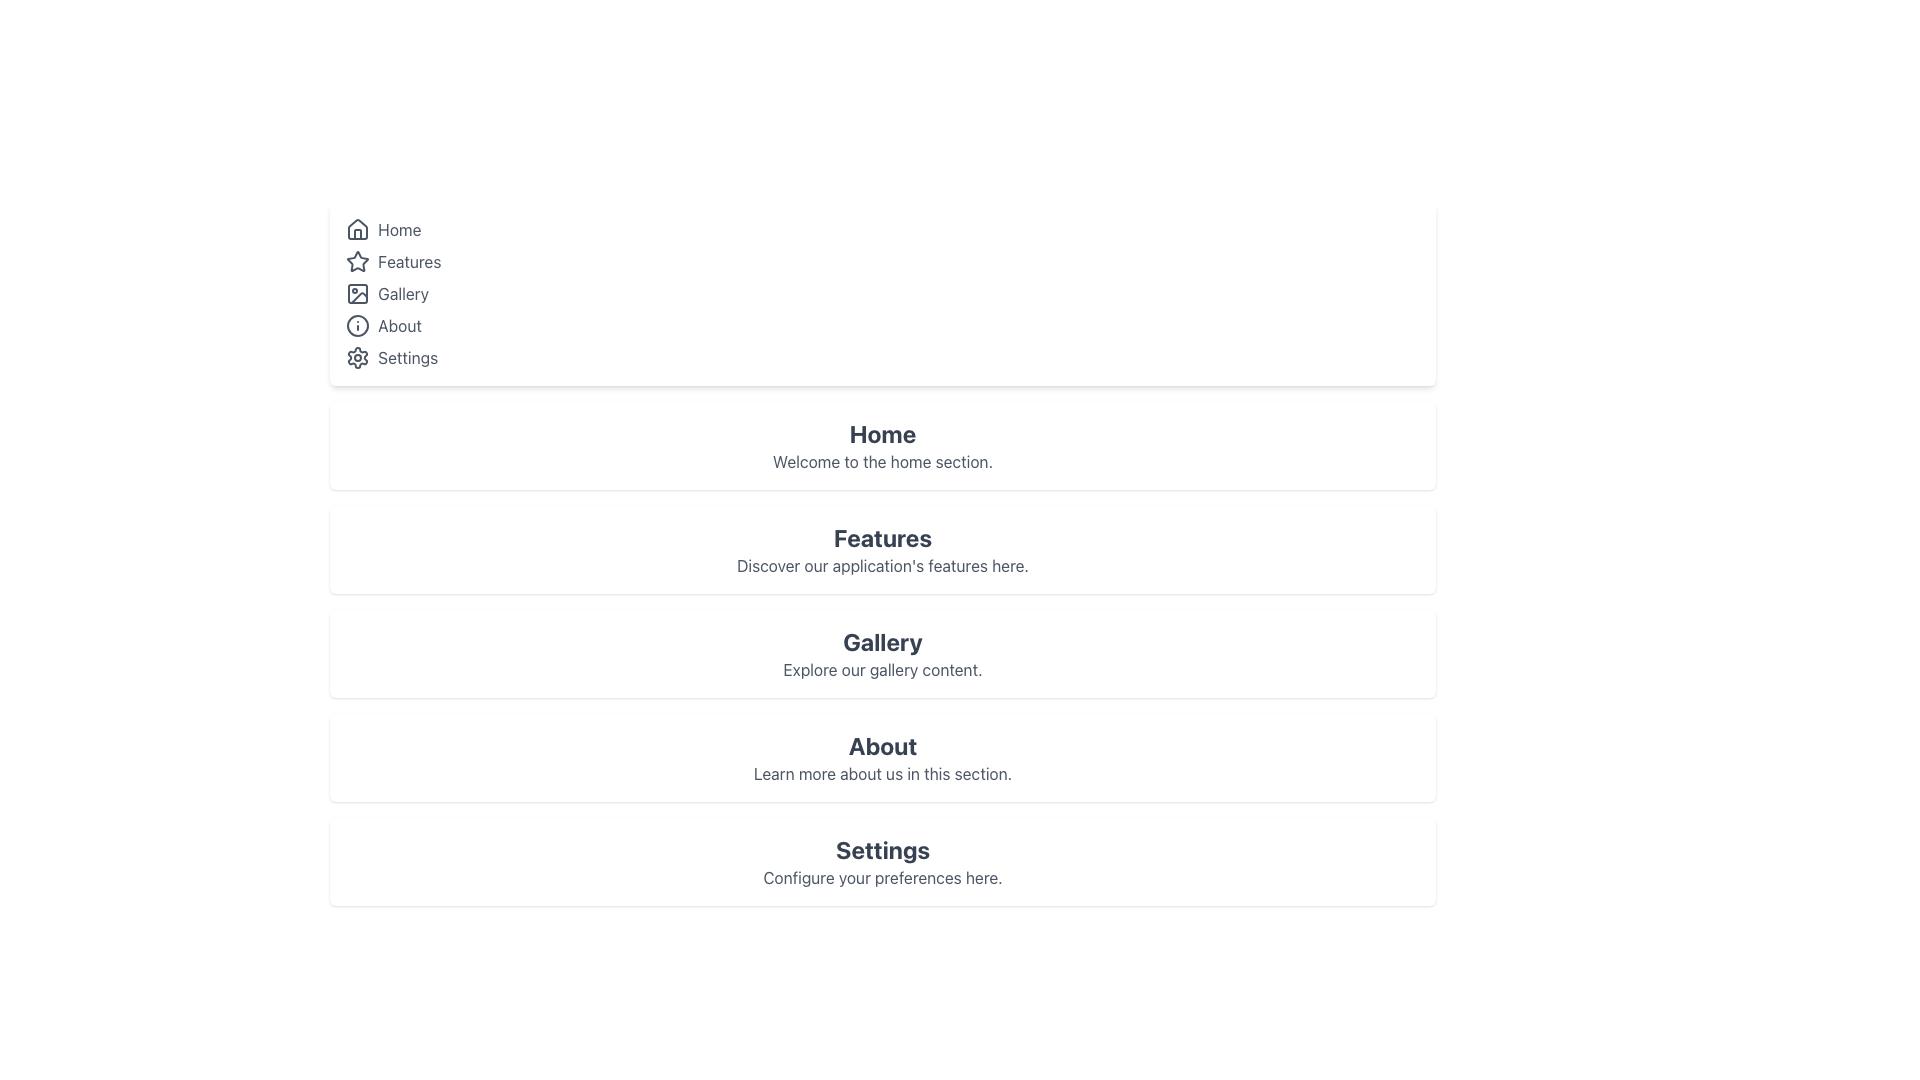 This screenshot has width=1920, height=1080. I want to click on text of the 'Settings' label located at the bottom of the navigation list, adjacent to the settings icon, so click(407, 357).